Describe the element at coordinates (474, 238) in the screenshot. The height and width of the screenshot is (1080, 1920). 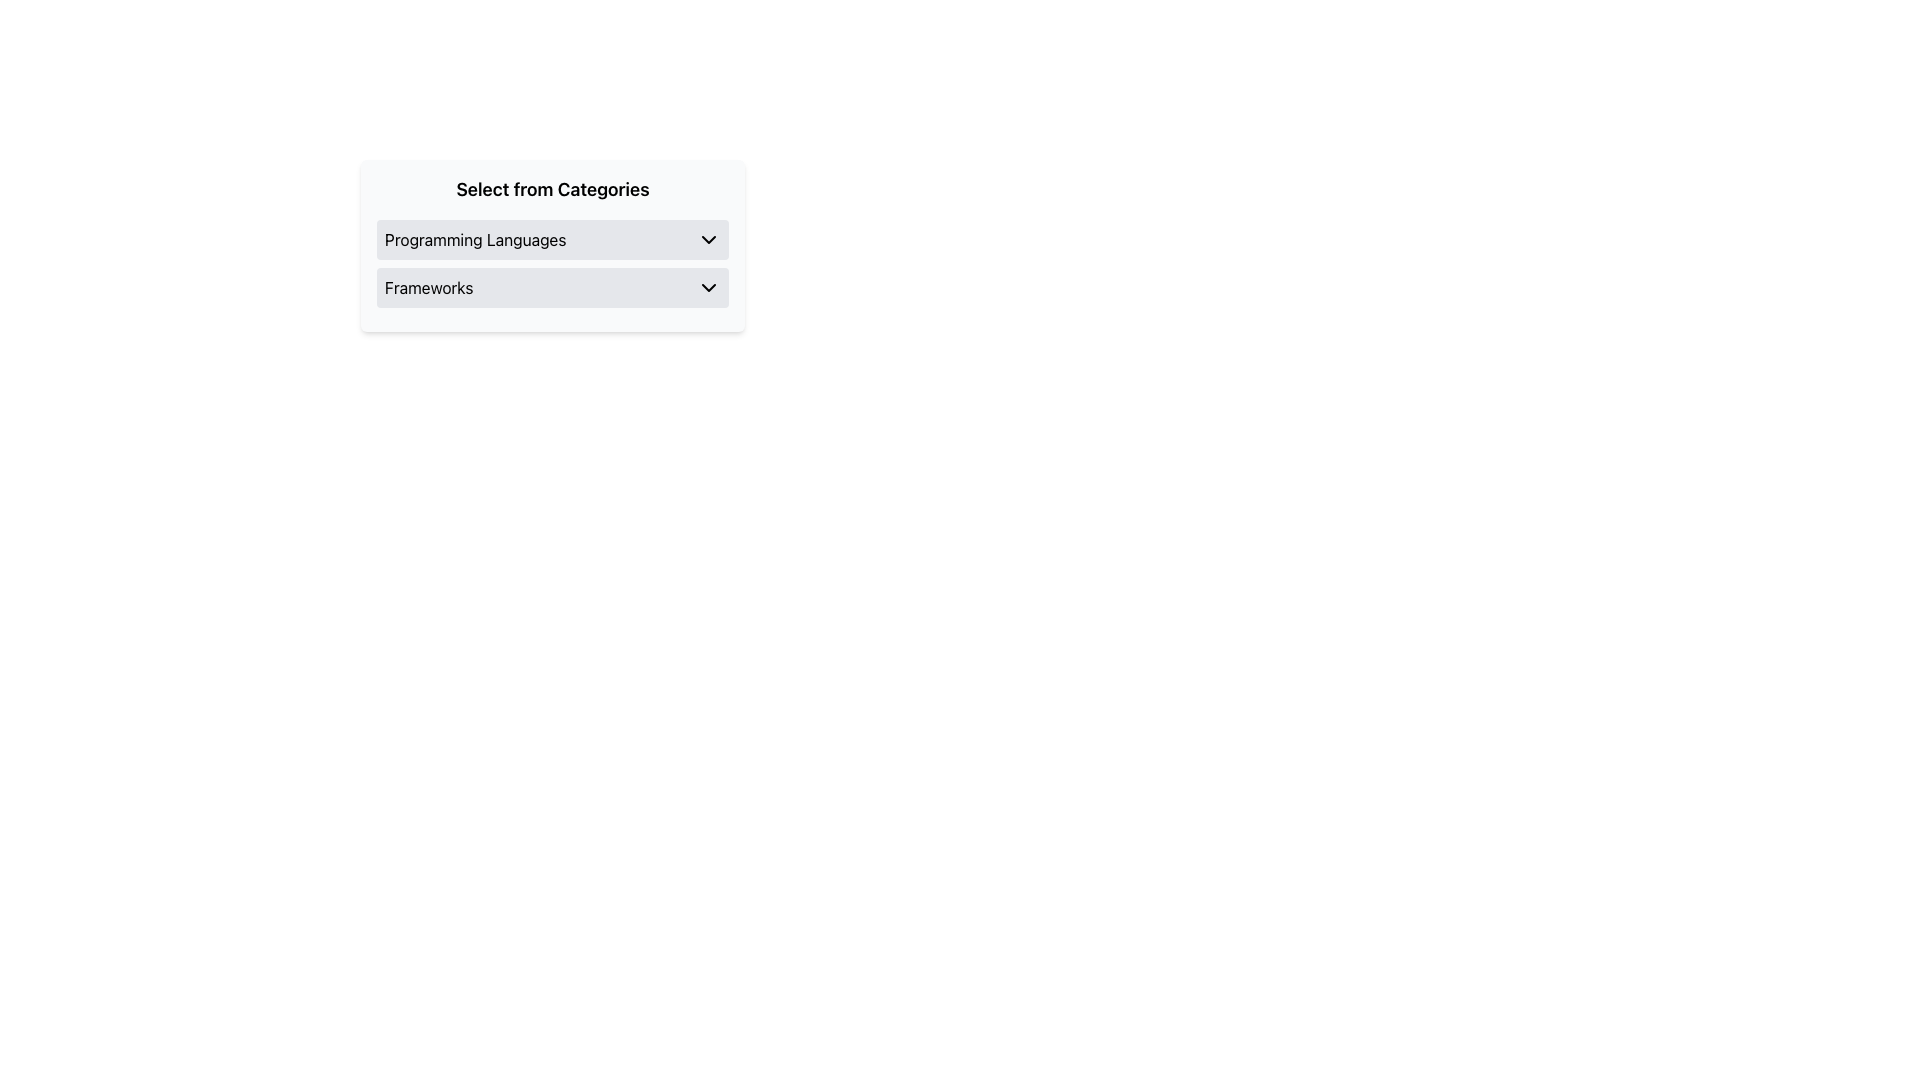
I see `label 'Programming Languages' from the text label displayed in a dark color against a light background, positioned above the 'Frameworks' option and to the left of the downward-facing chevron icon` at that location.